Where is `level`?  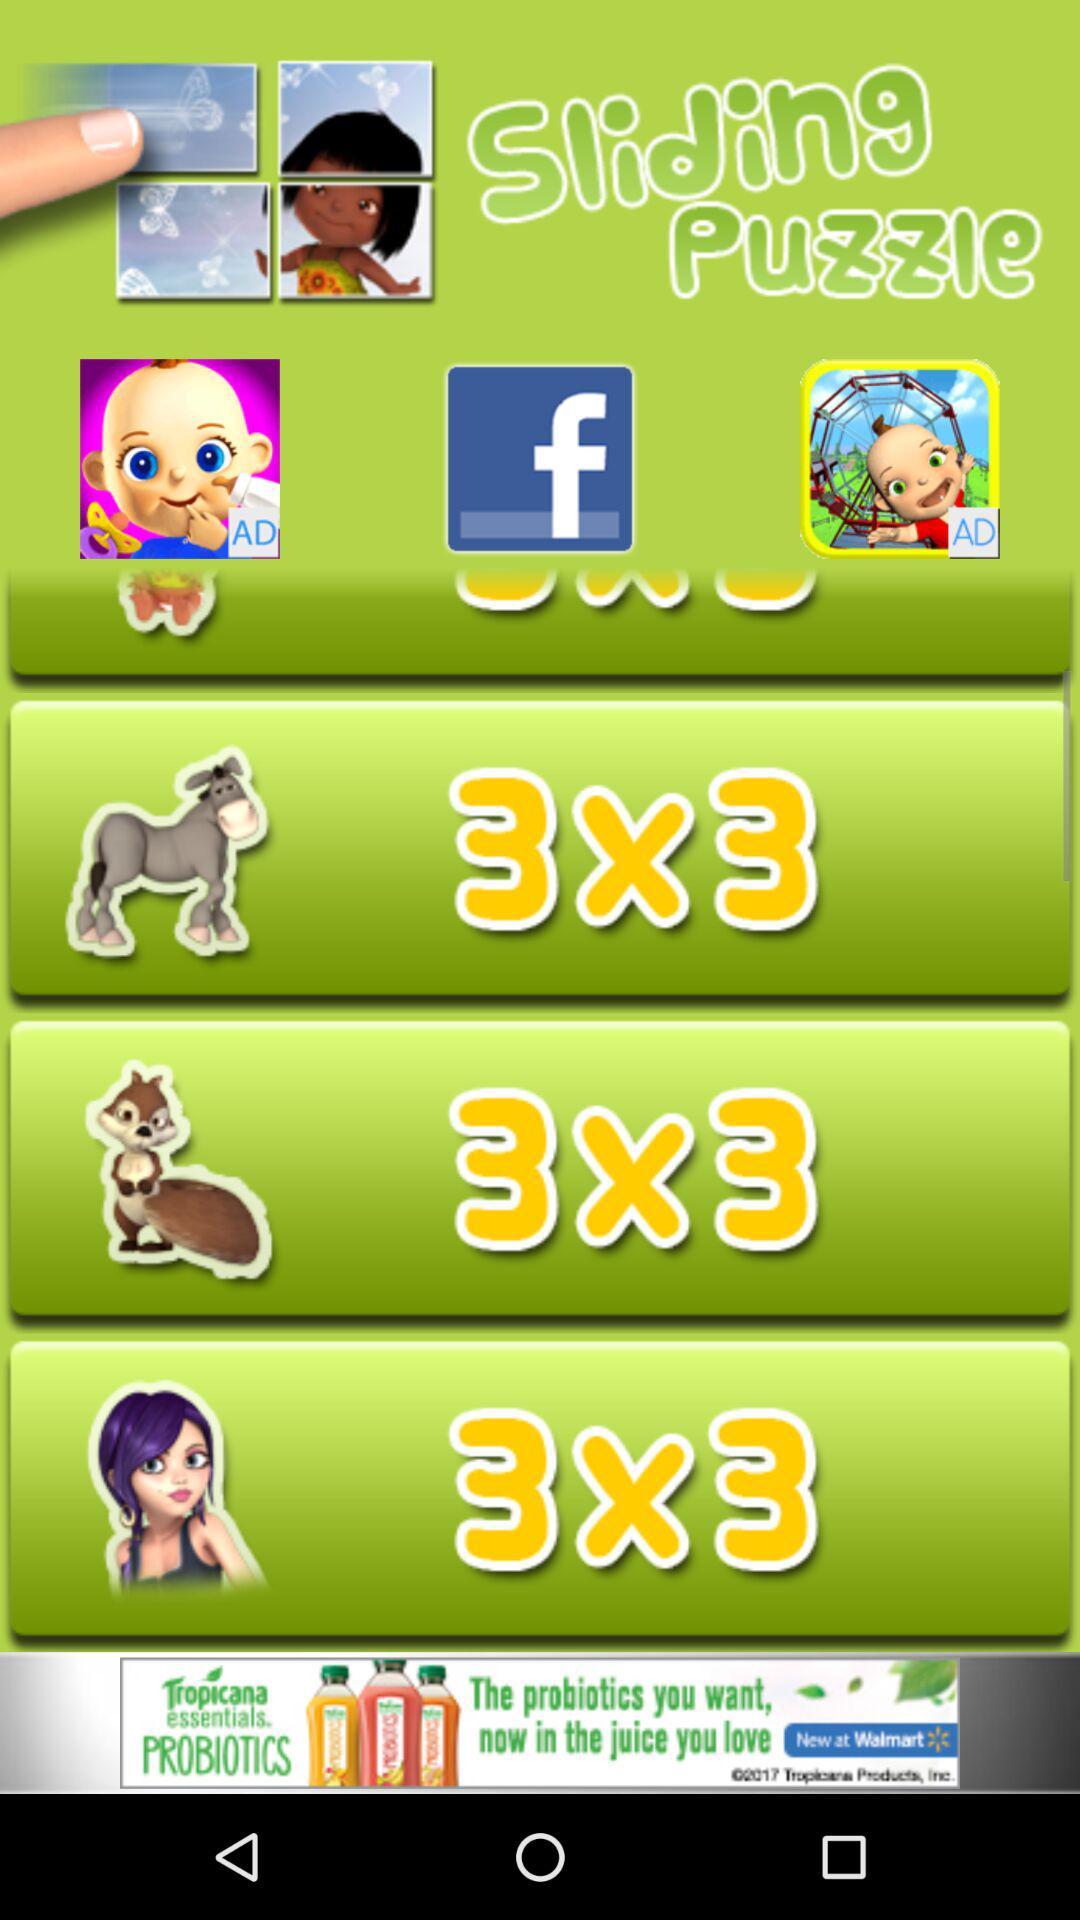
level is located at coordinates (540, 1176).